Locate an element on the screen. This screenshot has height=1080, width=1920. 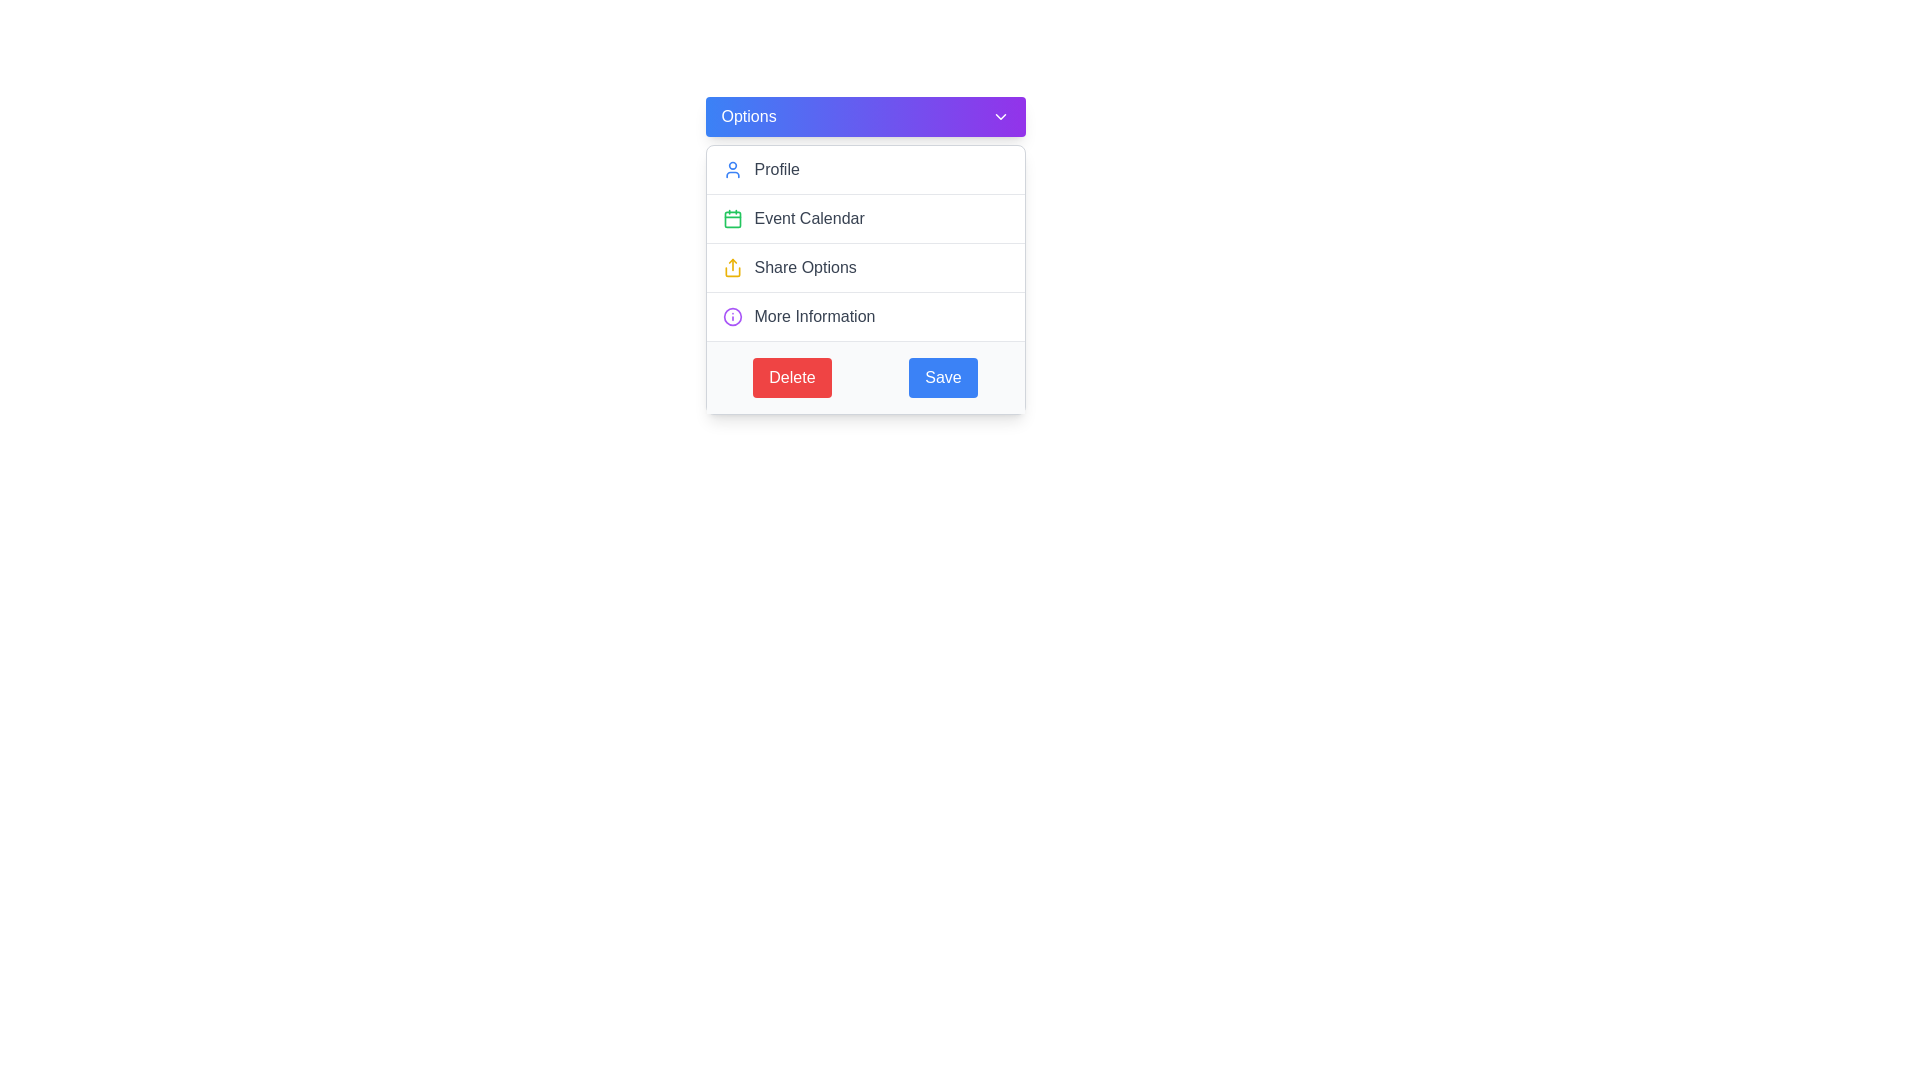
the small downward-facing chevron icon located at the far right side of the 'Options' button is located at coordinates (1000, 116).